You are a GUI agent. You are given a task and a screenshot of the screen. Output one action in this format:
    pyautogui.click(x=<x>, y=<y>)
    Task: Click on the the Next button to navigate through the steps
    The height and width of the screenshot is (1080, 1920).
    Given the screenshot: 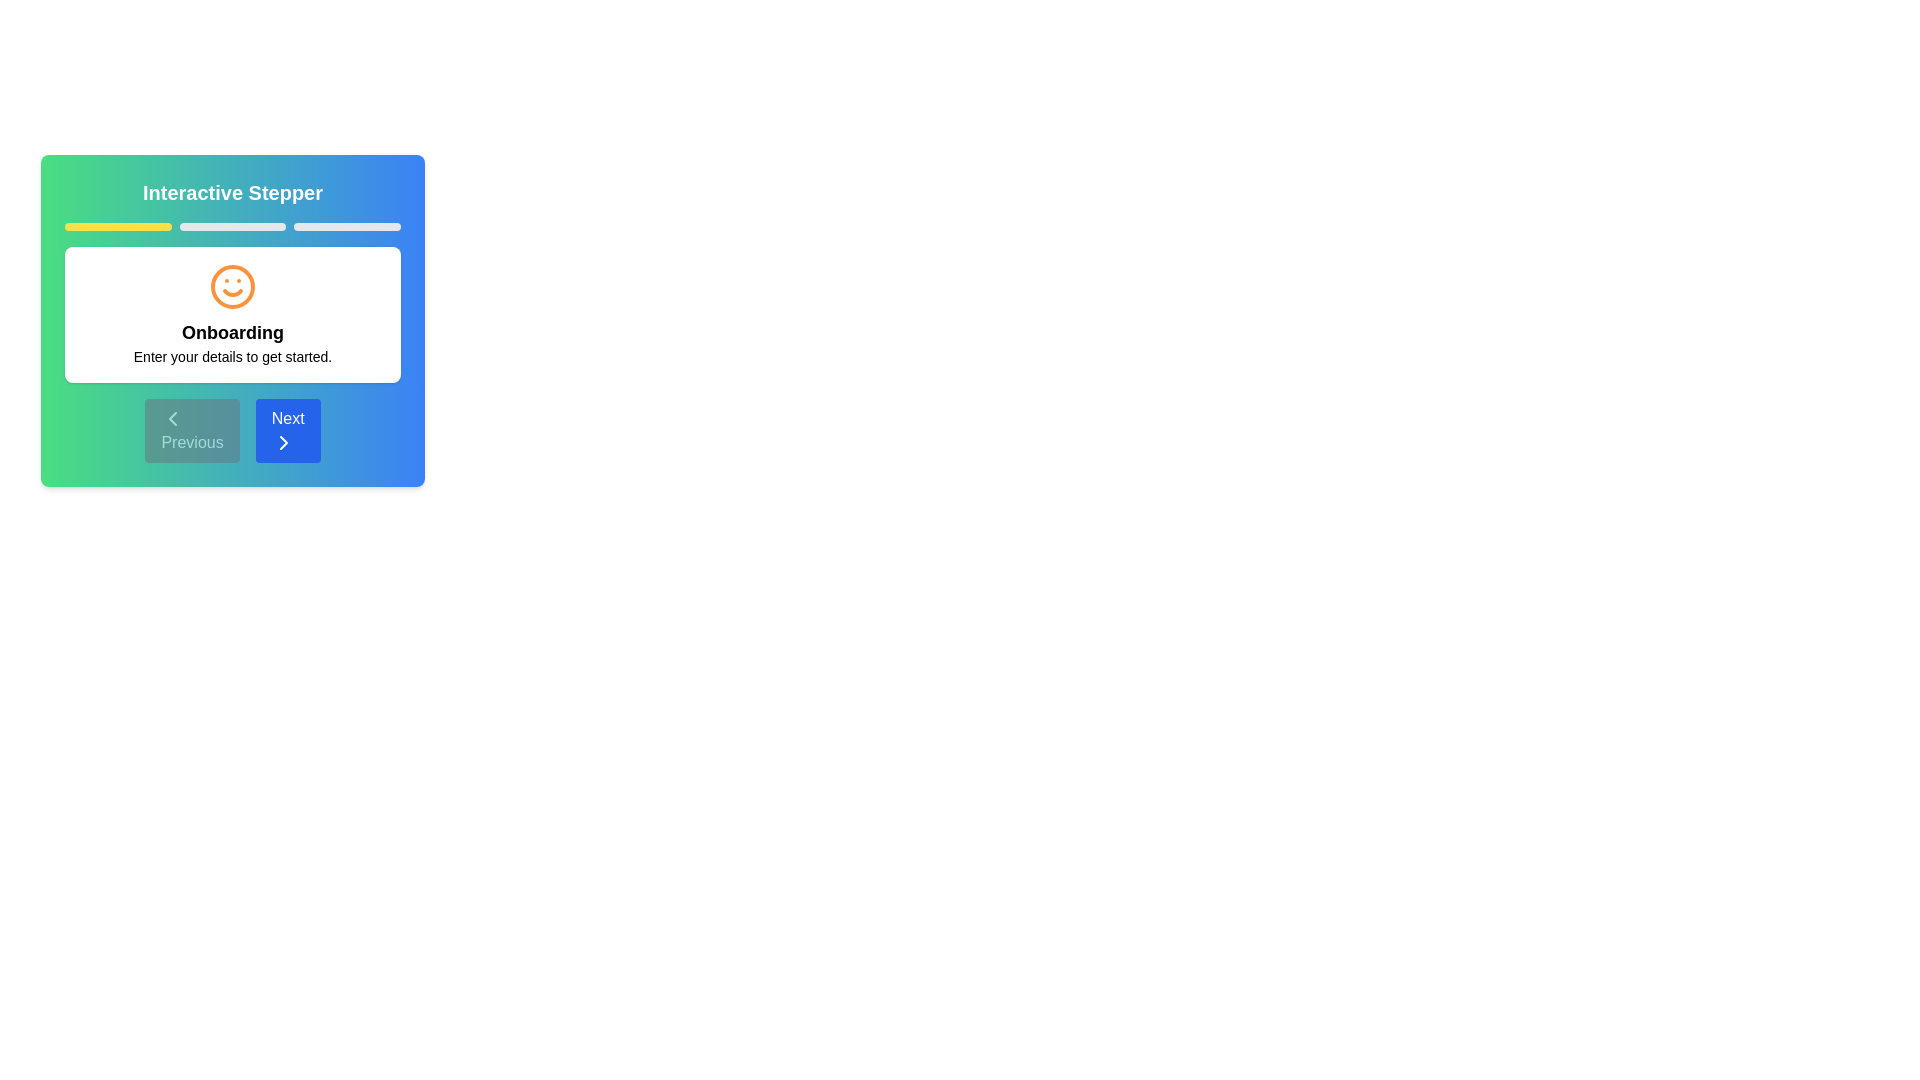 What is the action you would take?
    pyautogui.click(x=287, y=430)
    